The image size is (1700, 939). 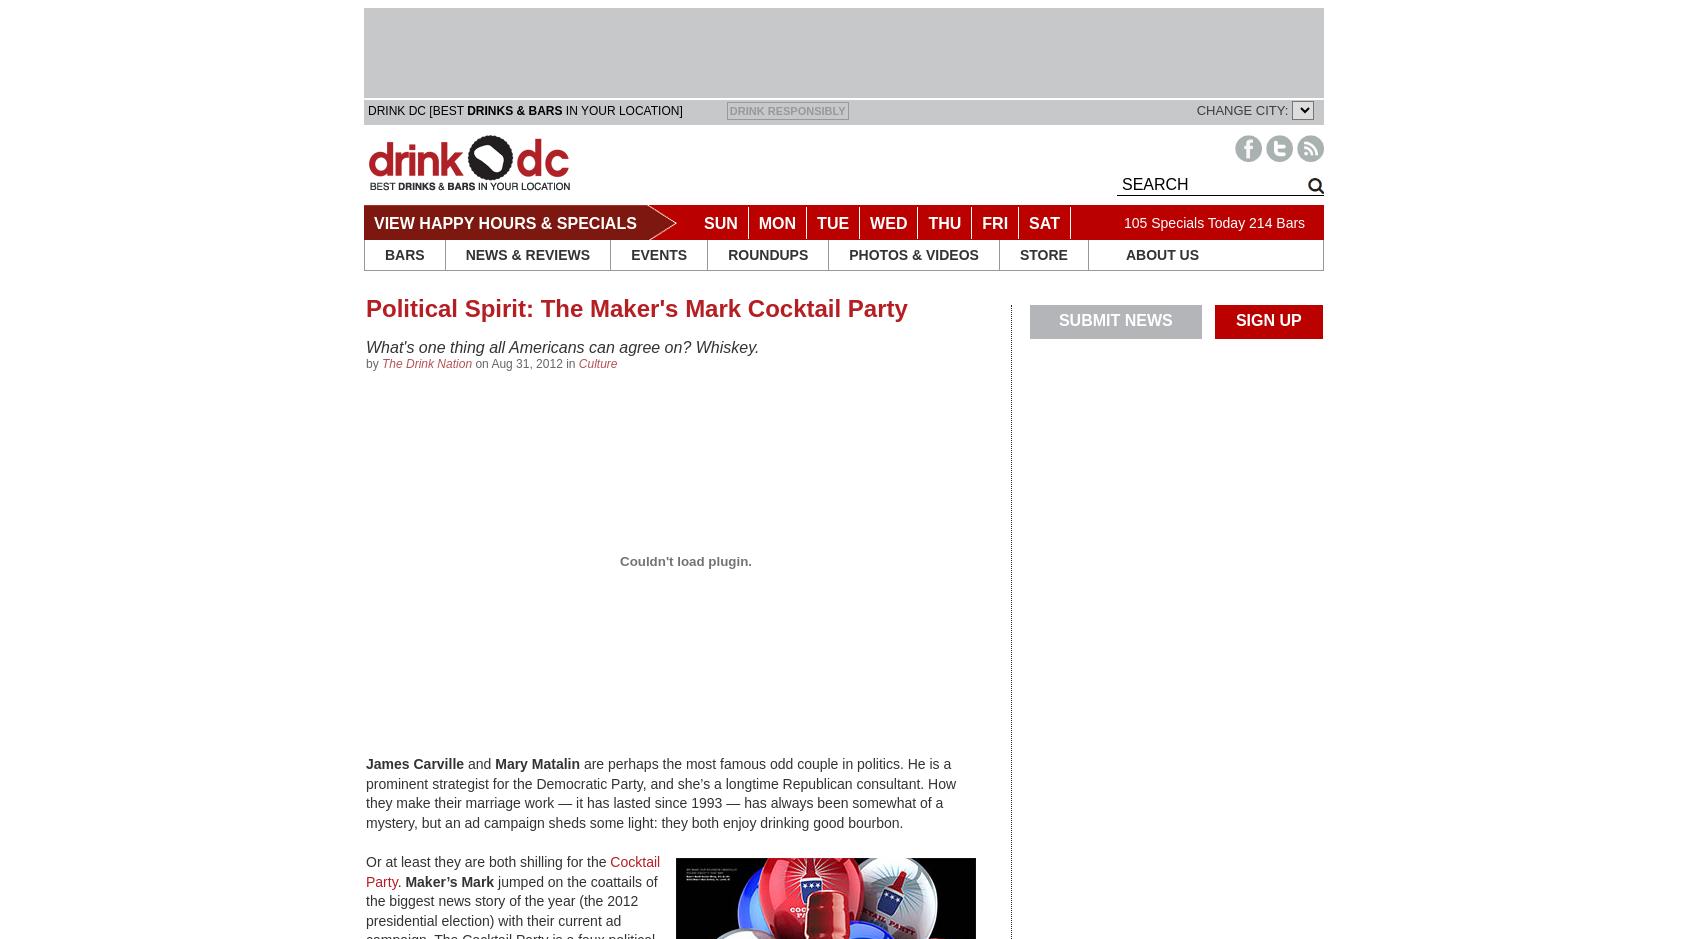 What do you see at coordinates (1243, 109) in the screenshot?
I see `'CHANGE CITY:'` at bounding box center [1243, 109].